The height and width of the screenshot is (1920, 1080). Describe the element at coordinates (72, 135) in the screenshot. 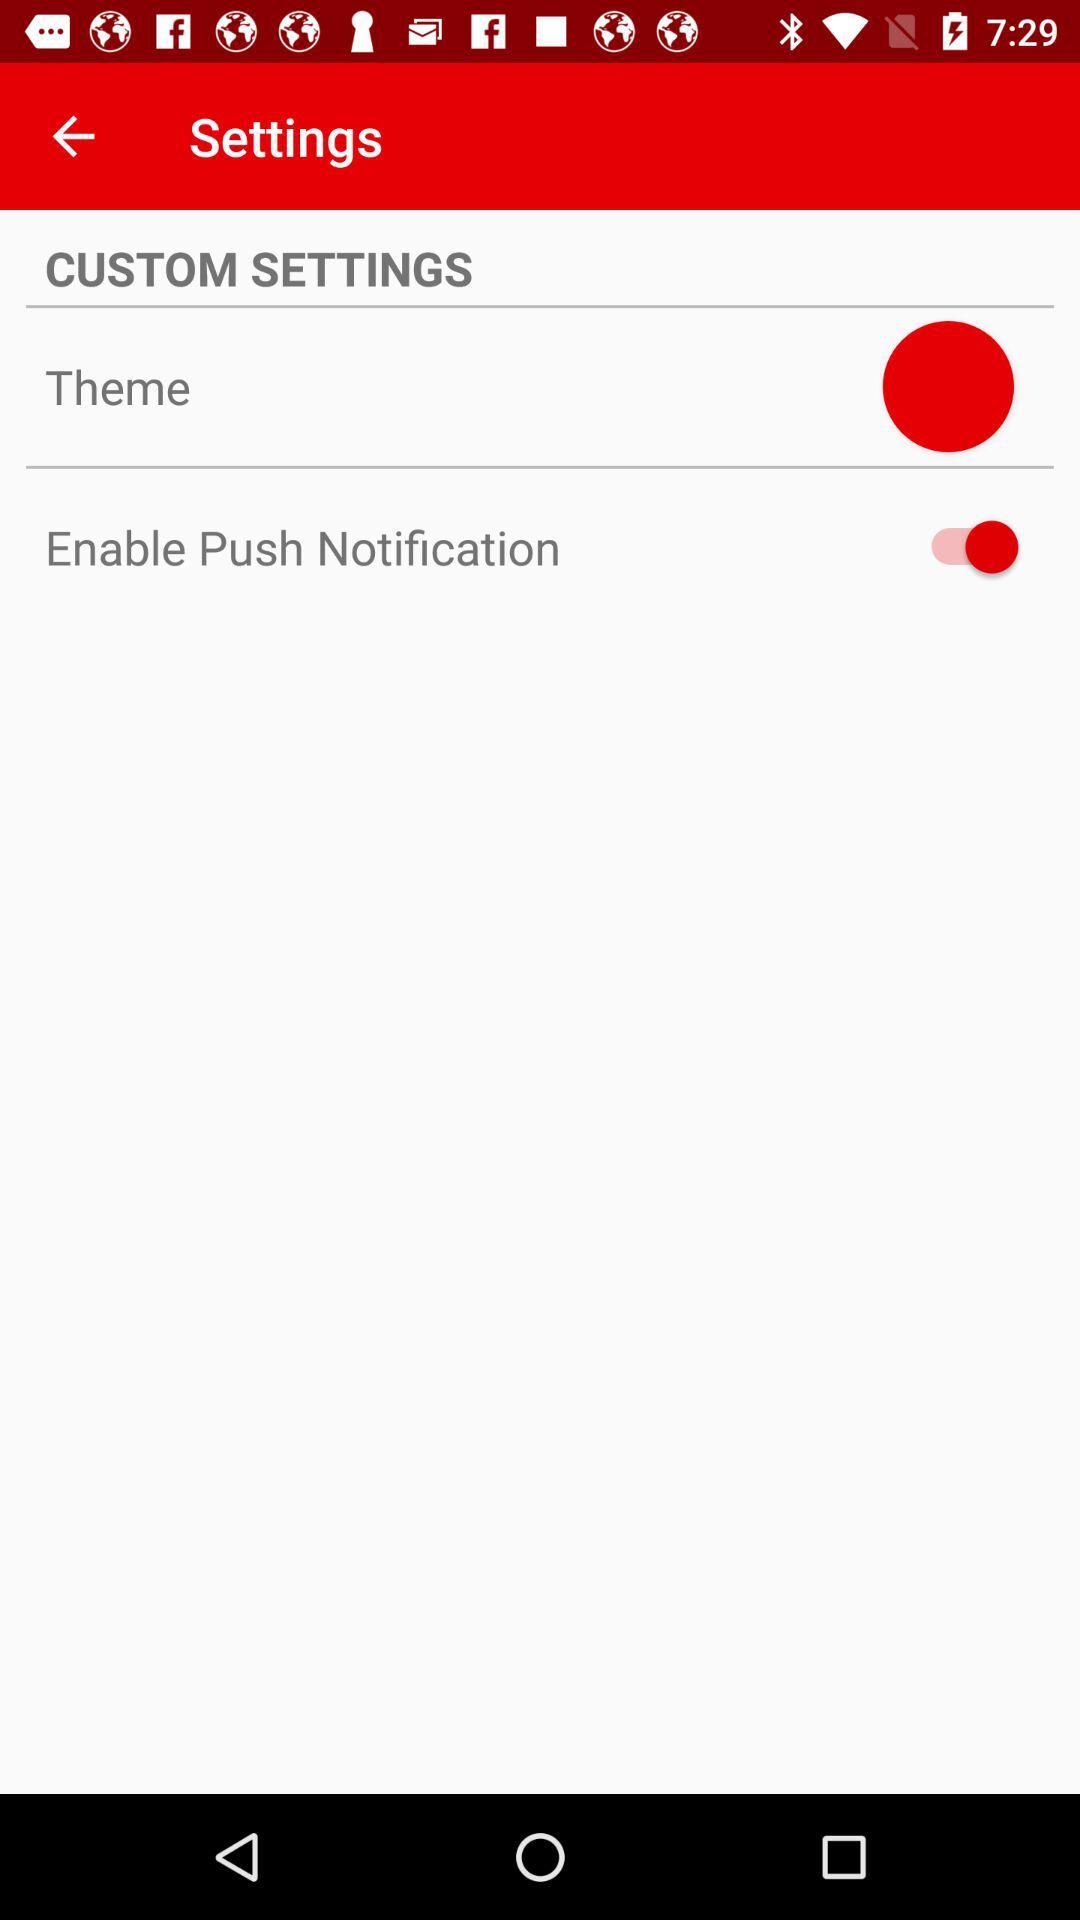

I see `icon above custom settings icon` at that location.